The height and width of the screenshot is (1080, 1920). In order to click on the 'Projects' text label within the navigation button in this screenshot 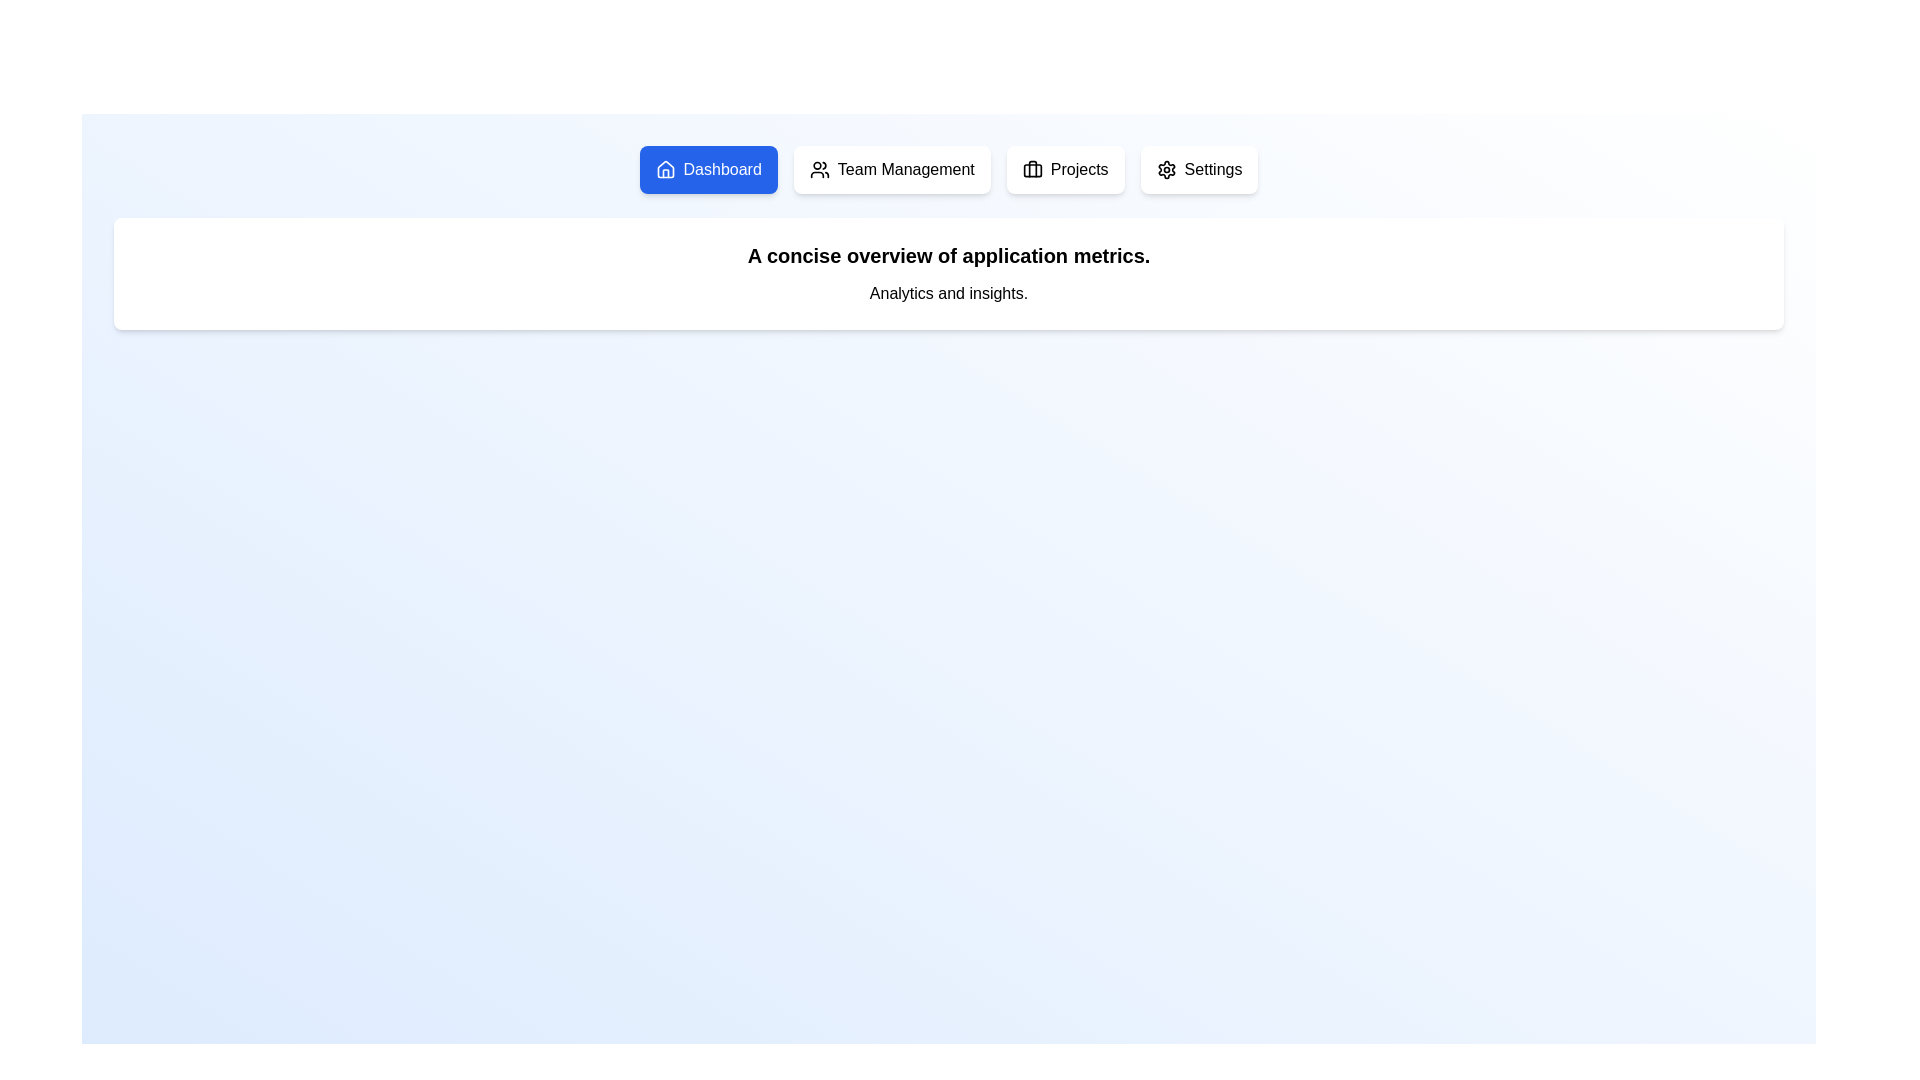, I will do `click(1078, 168)`.